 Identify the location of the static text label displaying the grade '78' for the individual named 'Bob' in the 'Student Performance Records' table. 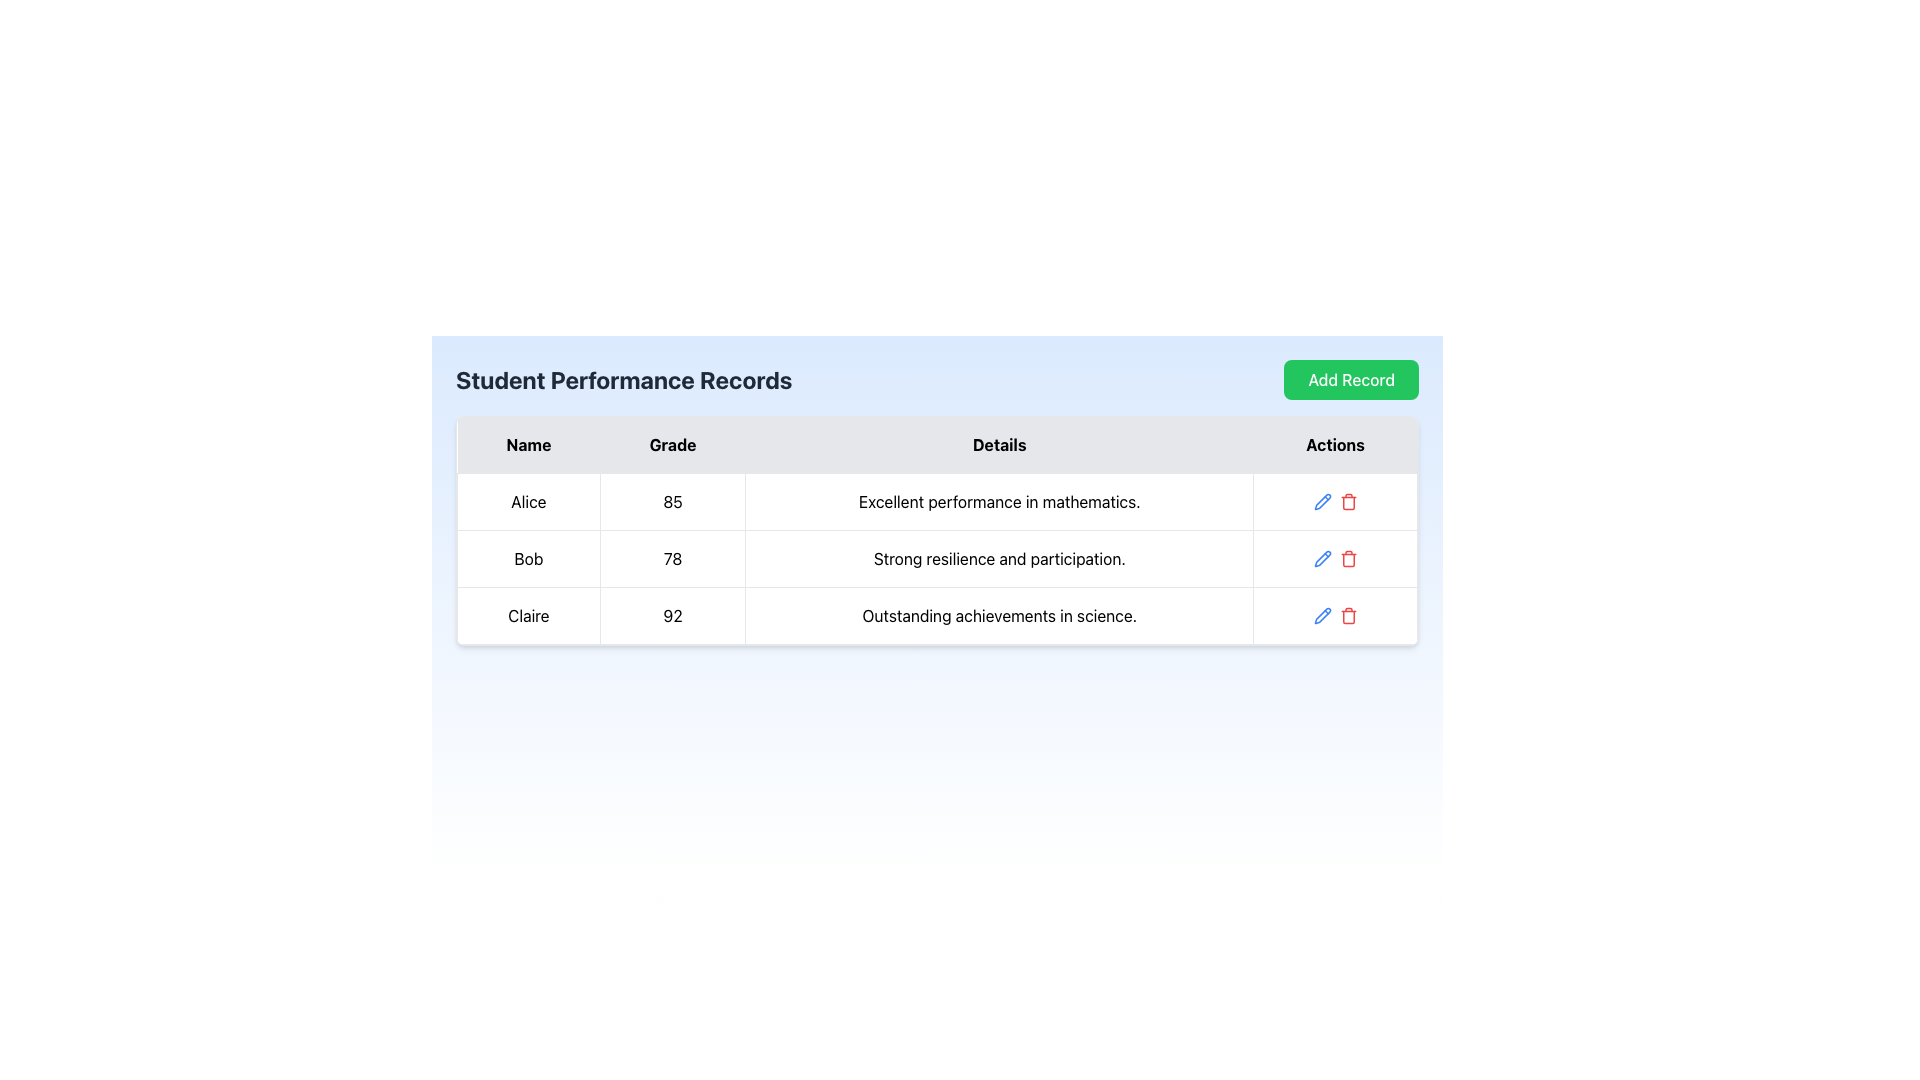
(673, 559).